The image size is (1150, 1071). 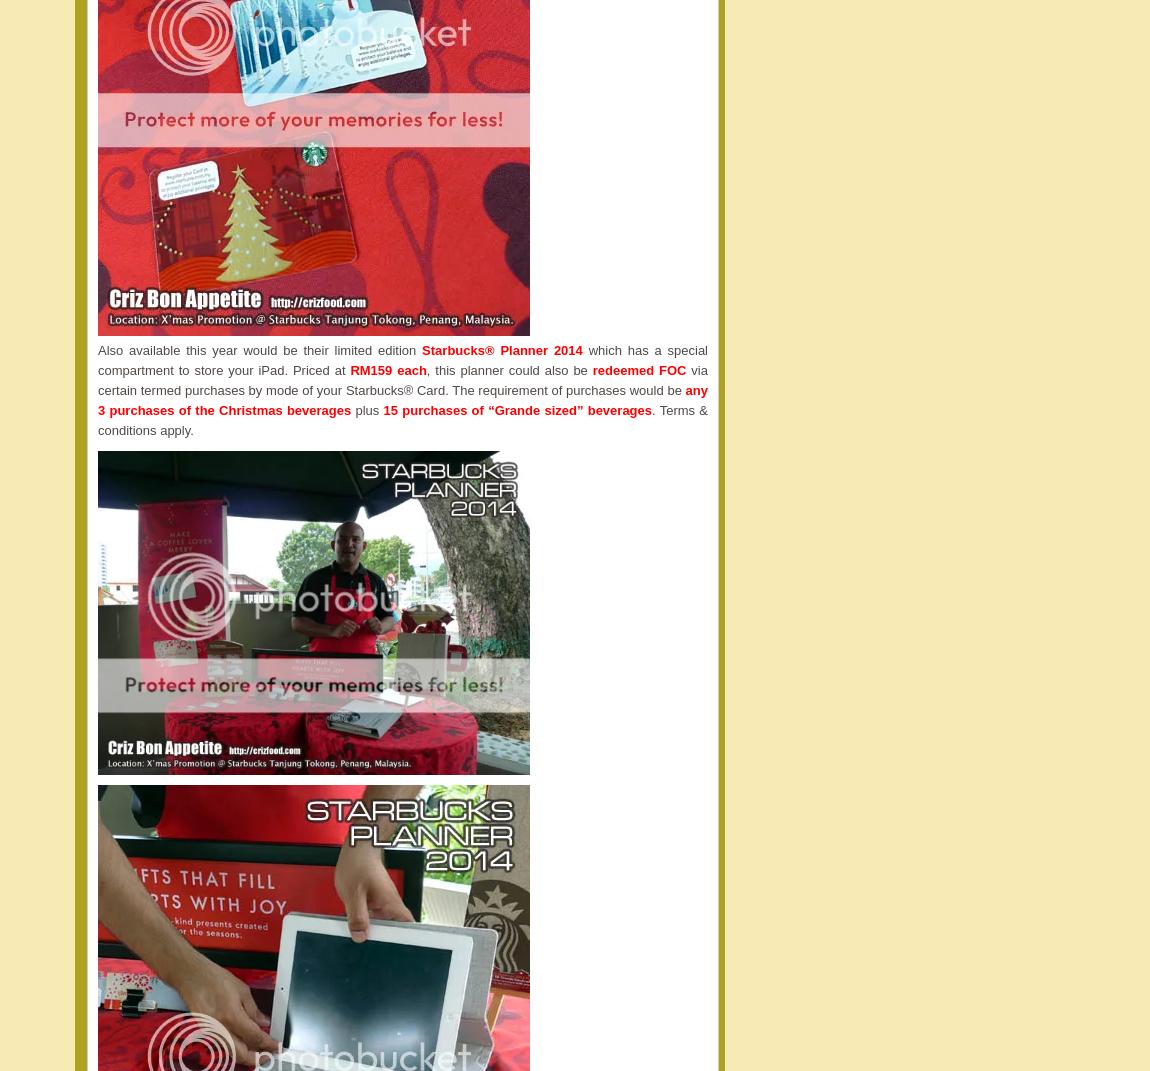 I want to click on 'any 3 purchases of the Christmas beverages', so click(x=402, y=400).